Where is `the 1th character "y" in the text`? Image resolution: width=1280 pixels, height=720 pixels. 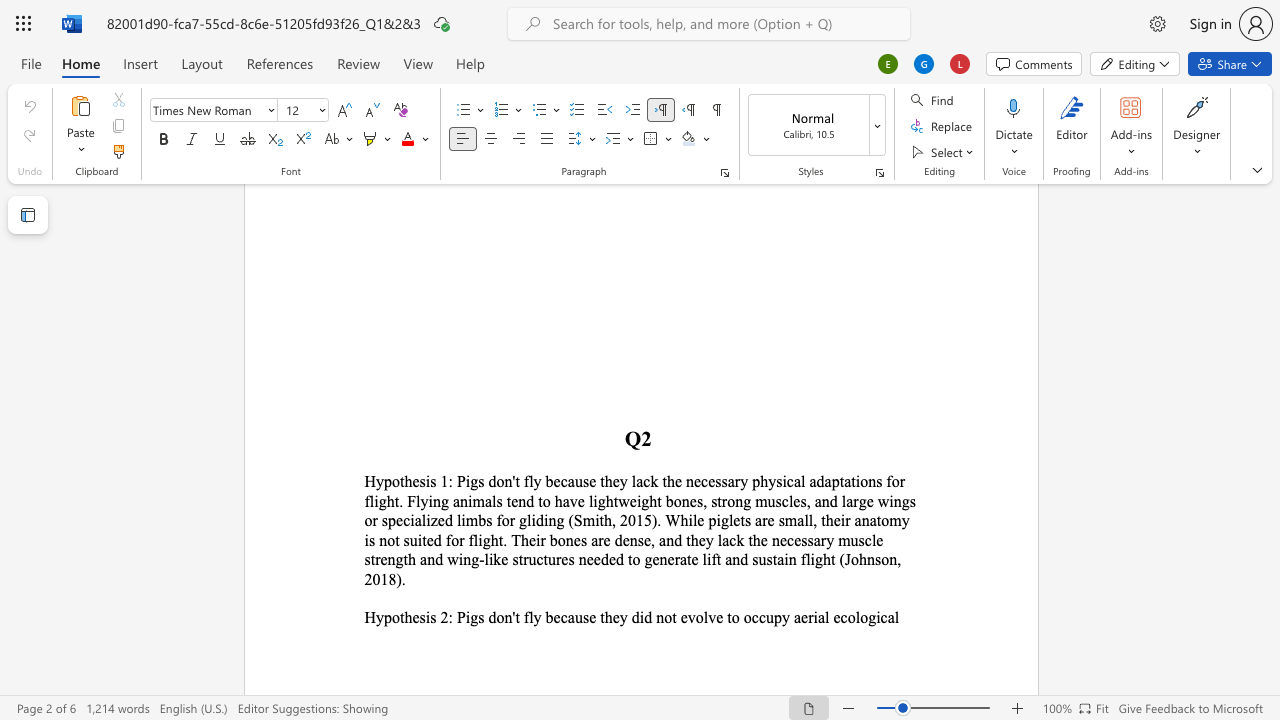
the 1th character "y" in the text is located at coordinates (380, 481).